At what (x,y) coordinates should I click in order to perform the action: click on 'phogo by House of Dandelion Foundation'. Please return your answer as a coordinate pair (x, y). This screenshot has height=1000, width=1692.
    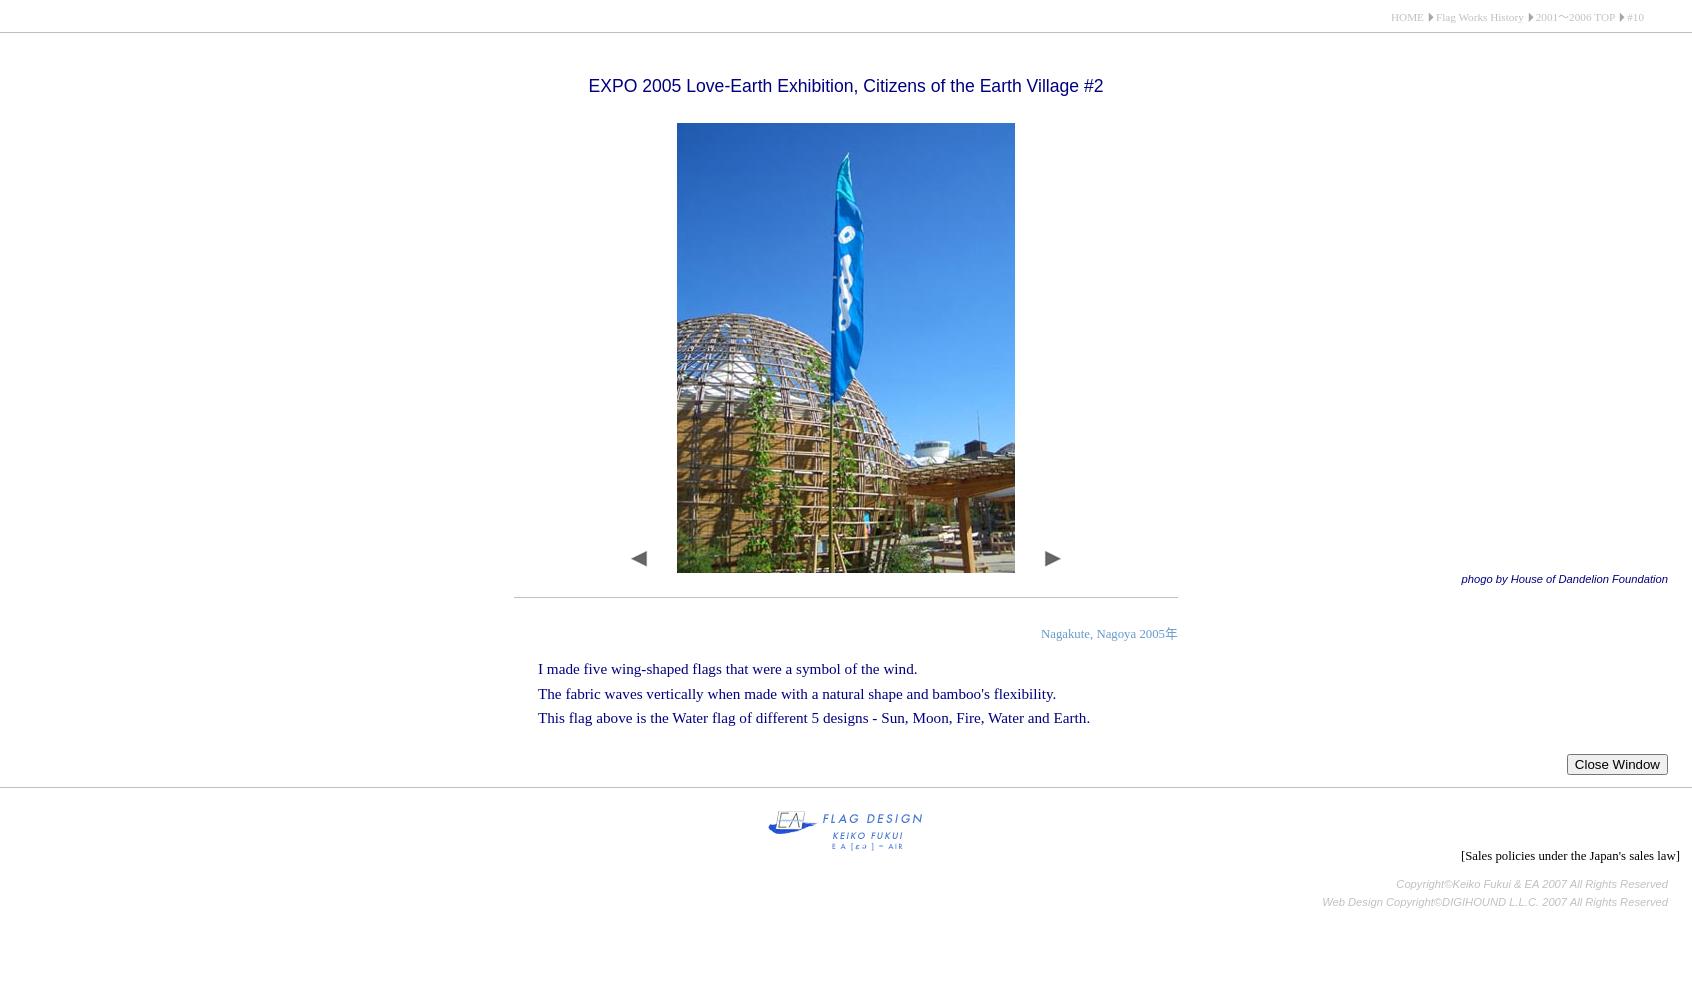
    Looking at the image, I should click on (1563, 578).